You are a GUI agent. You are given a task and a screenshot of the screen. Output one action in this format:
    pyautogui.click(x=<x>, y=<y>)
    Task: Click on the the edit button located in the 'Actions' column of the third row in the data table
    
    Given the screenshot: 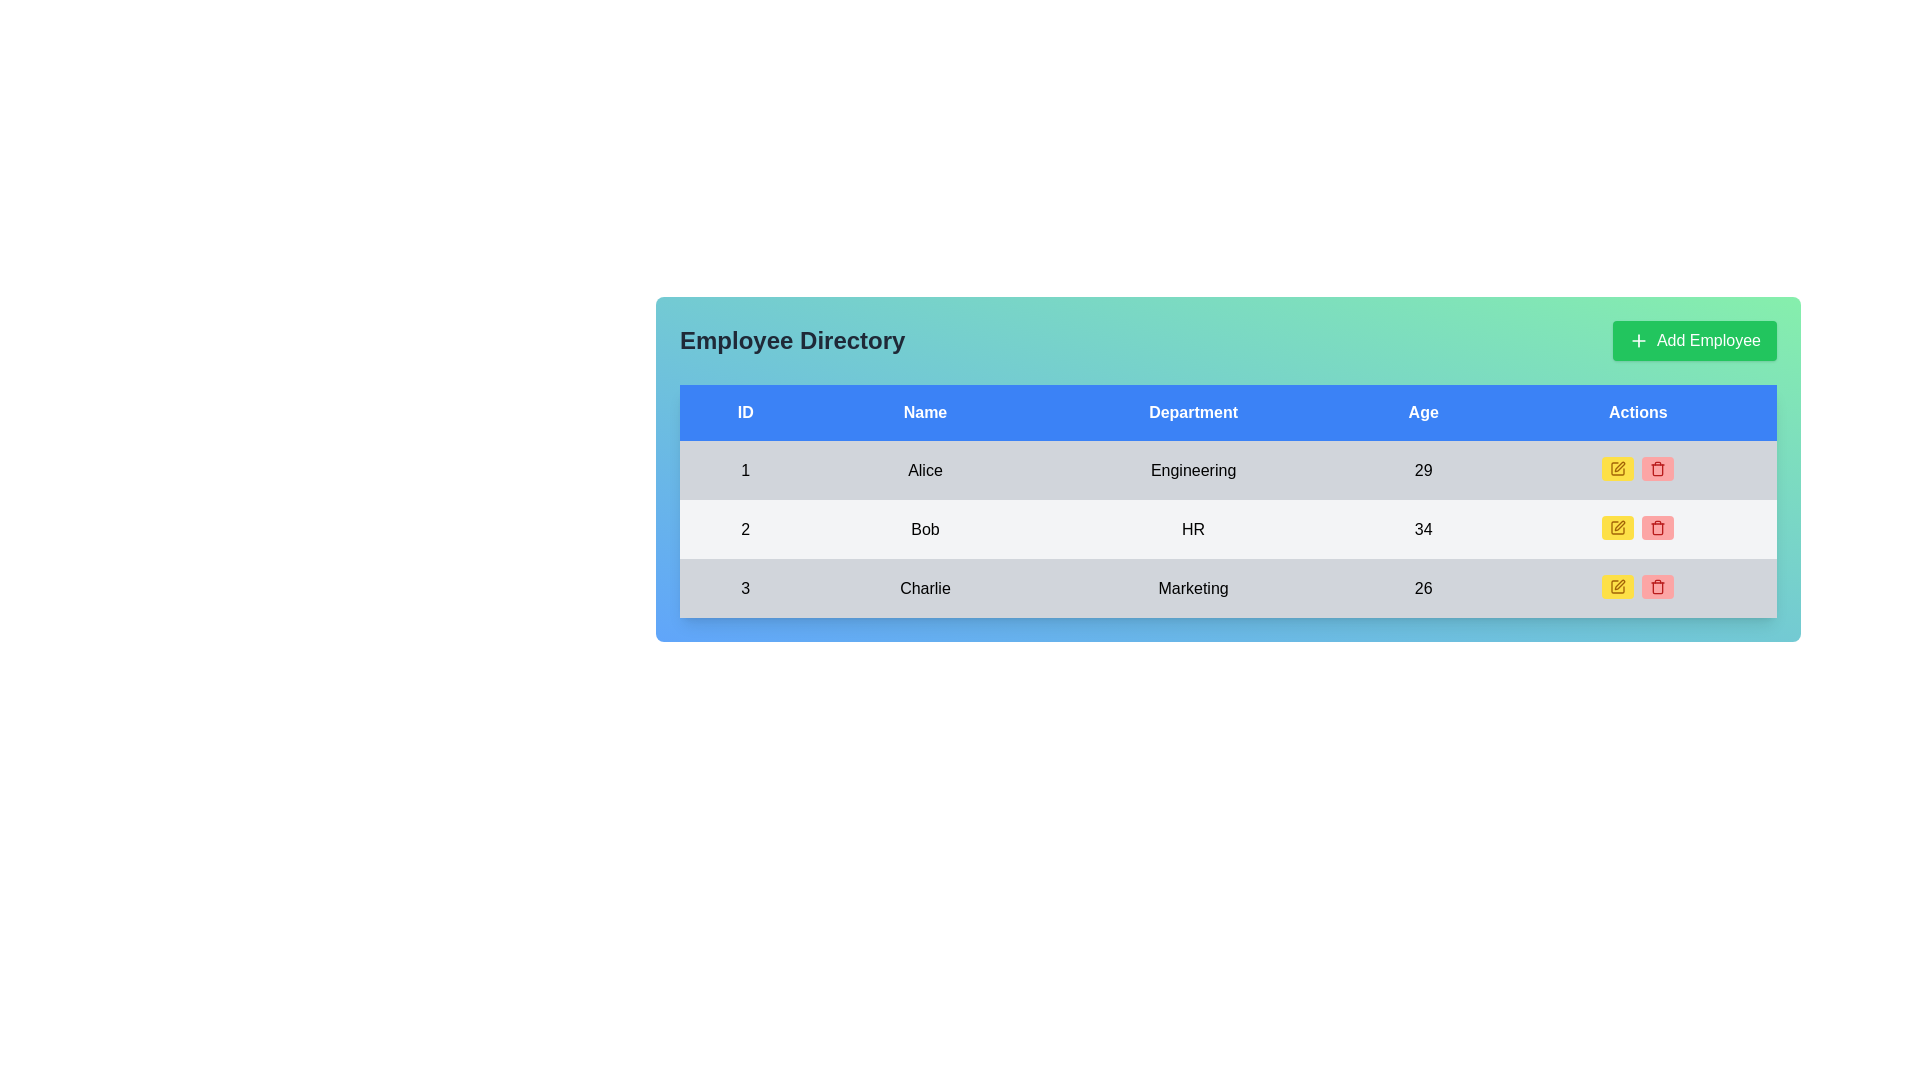 What is the action you would take?
    pyautogui.click(x=1620, y=585)
    